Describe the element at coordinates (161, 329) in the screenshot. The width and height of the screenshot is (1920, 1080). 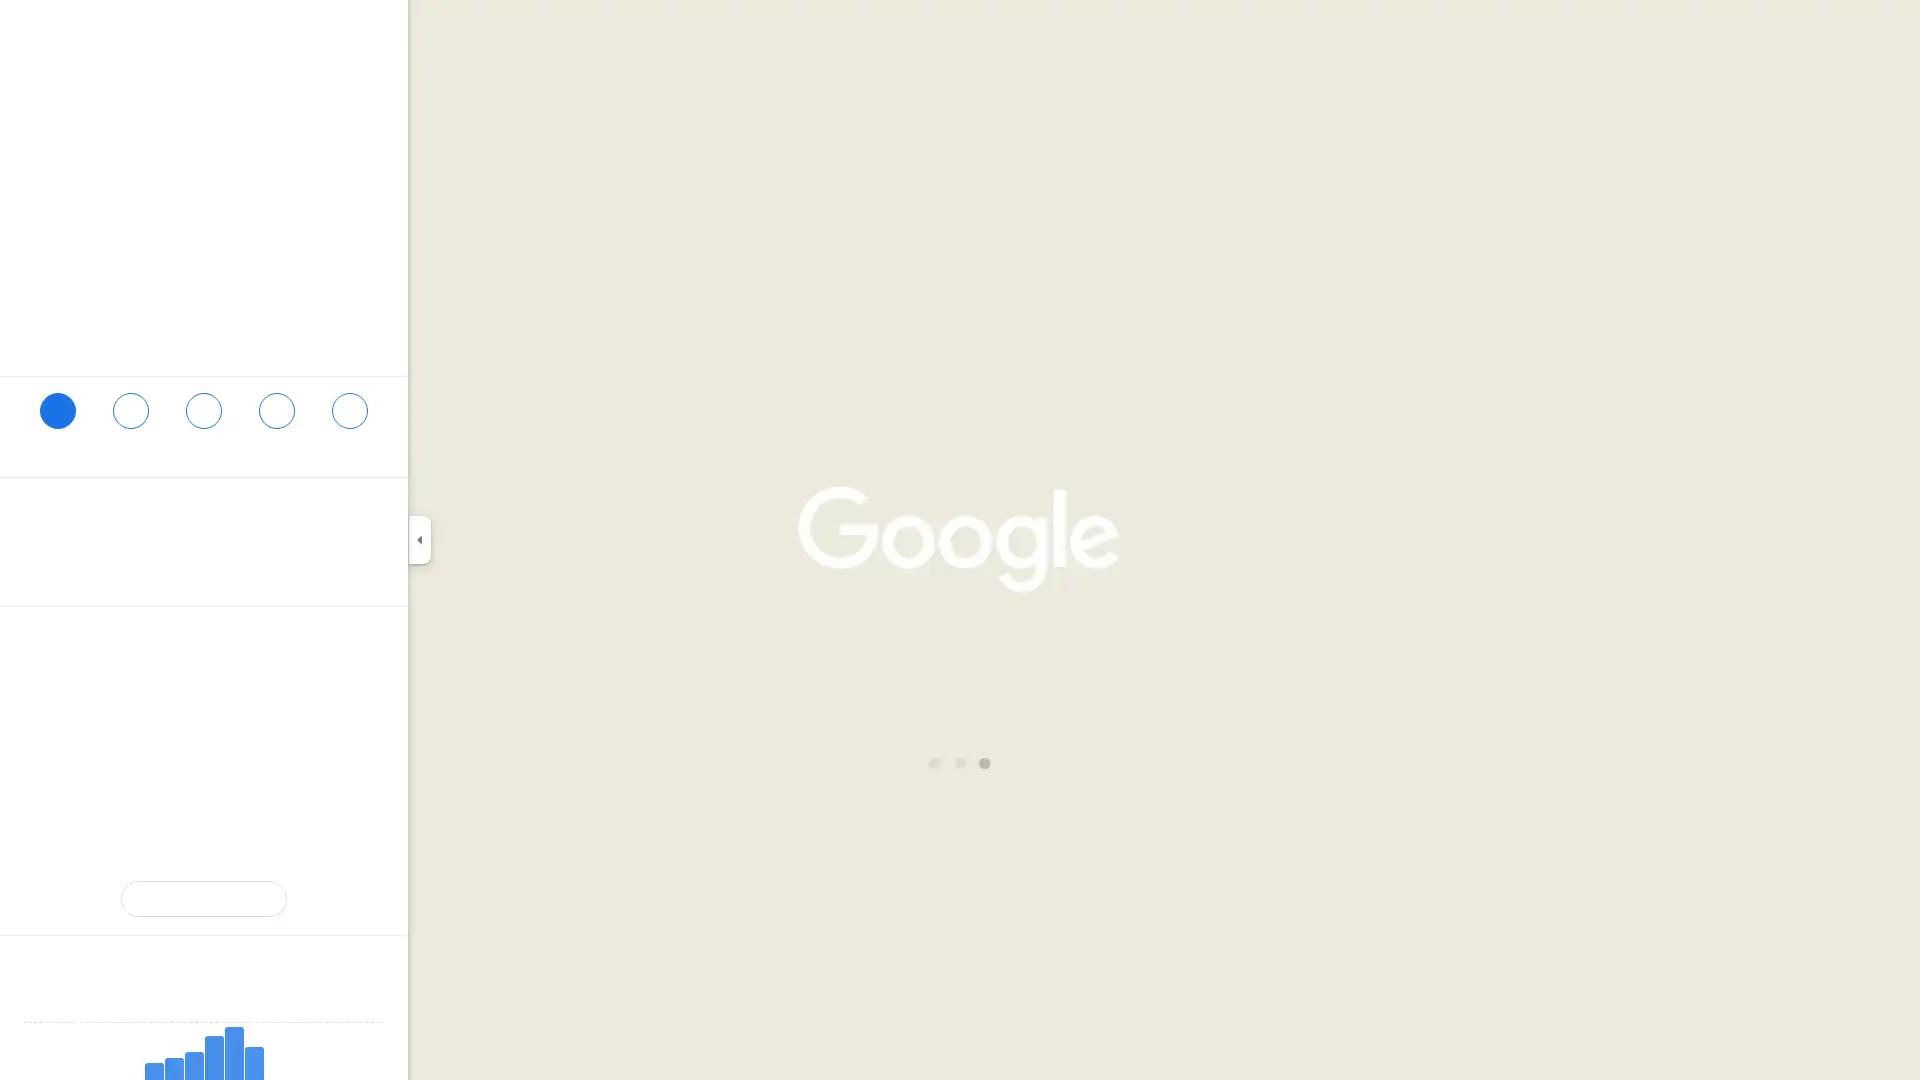
I see `222 reviews` at that location.